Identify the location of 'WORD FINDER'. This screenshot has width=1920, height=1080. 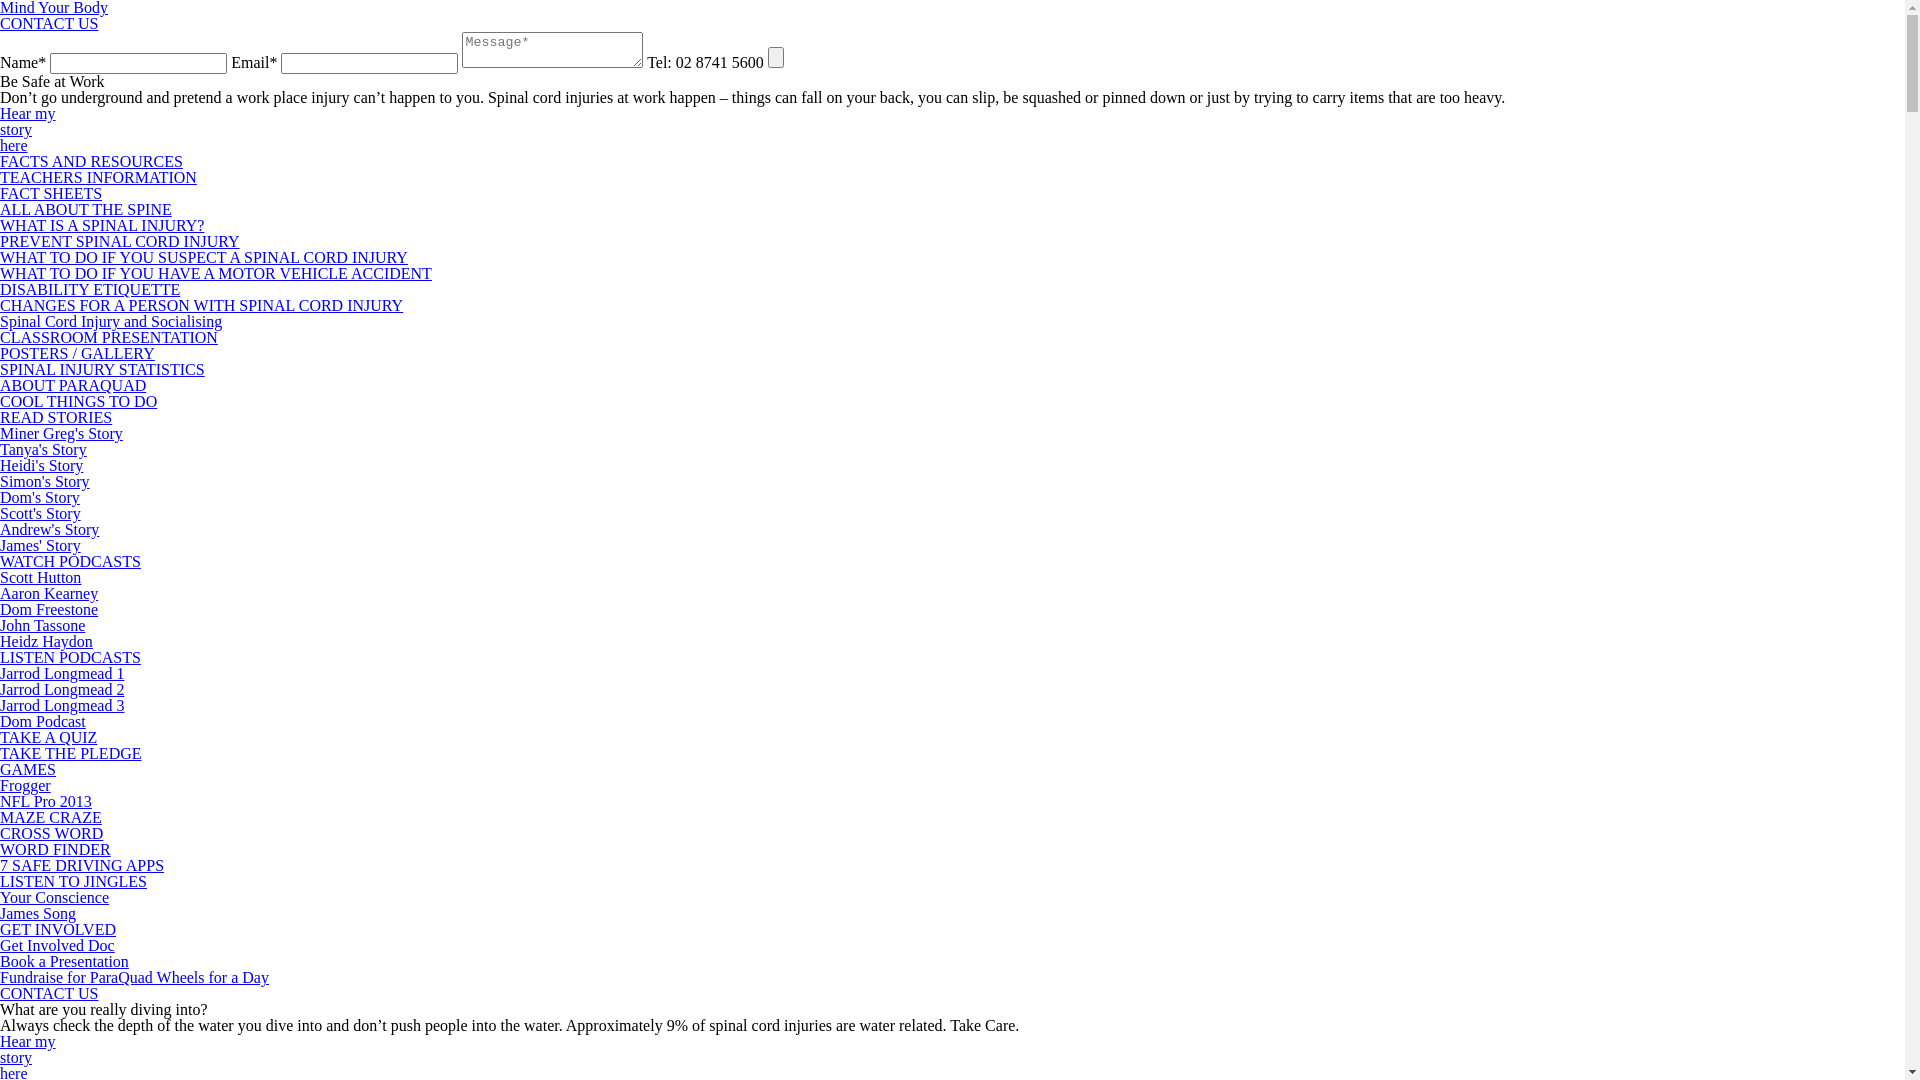
(55, 849).